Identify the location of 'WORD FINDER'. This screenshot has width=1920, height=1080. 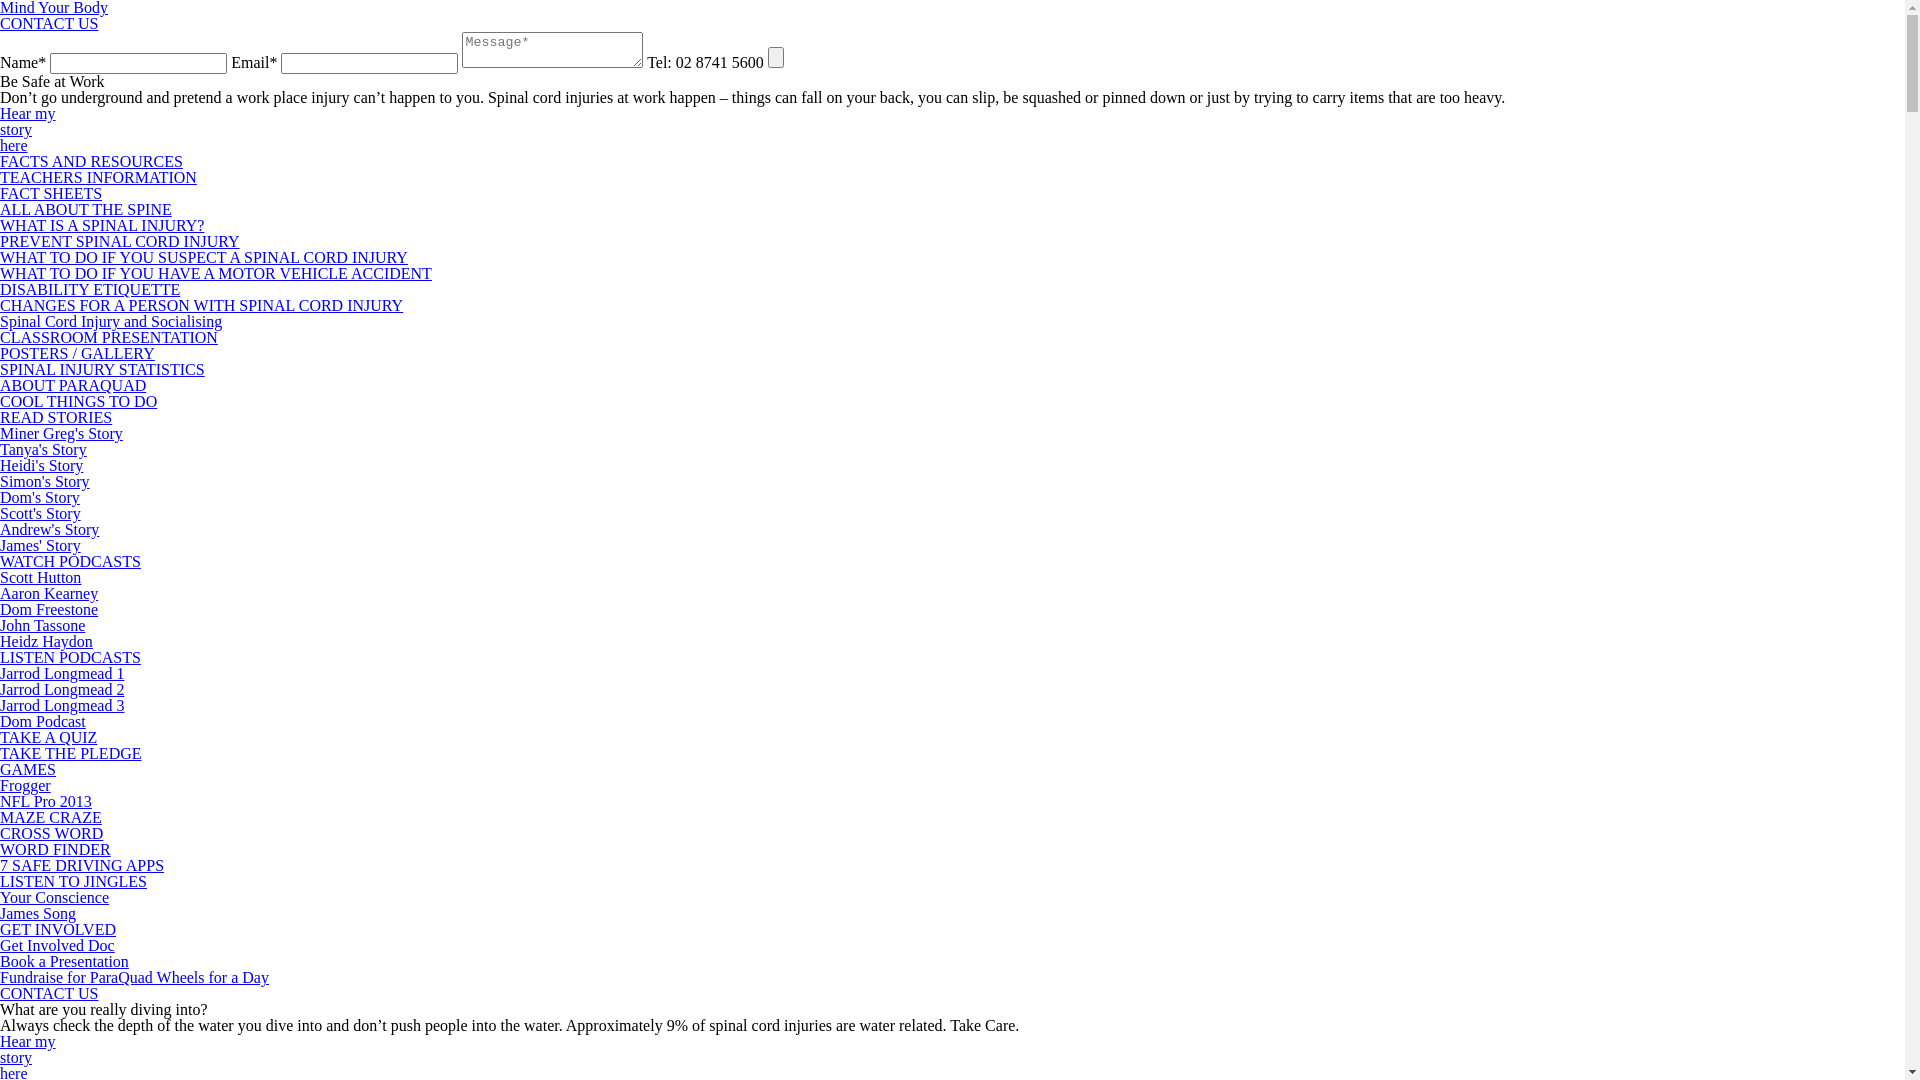
(55, 849).